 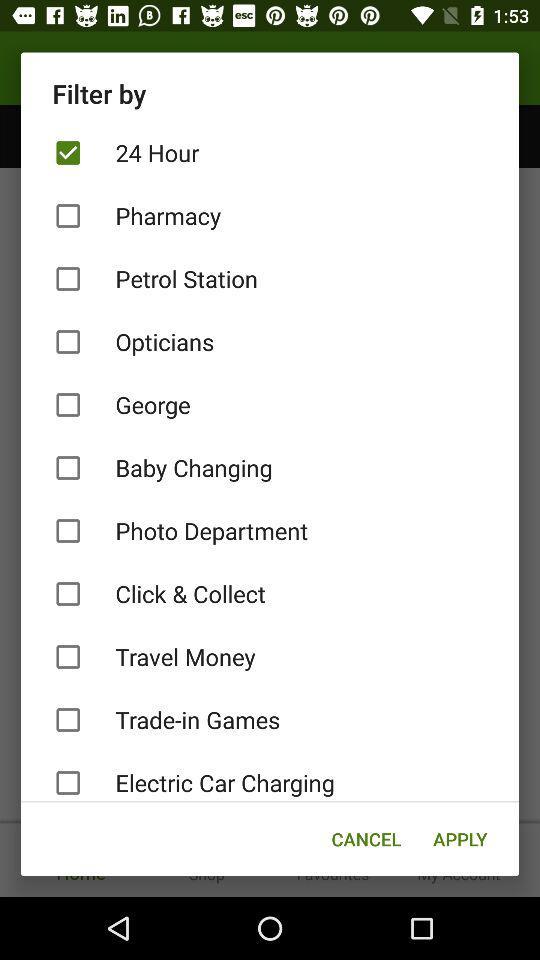 What do you see at coordinates (270, 152) in the screenshot?
I see `item above pharmacy item` at bounding box center [270, 152].